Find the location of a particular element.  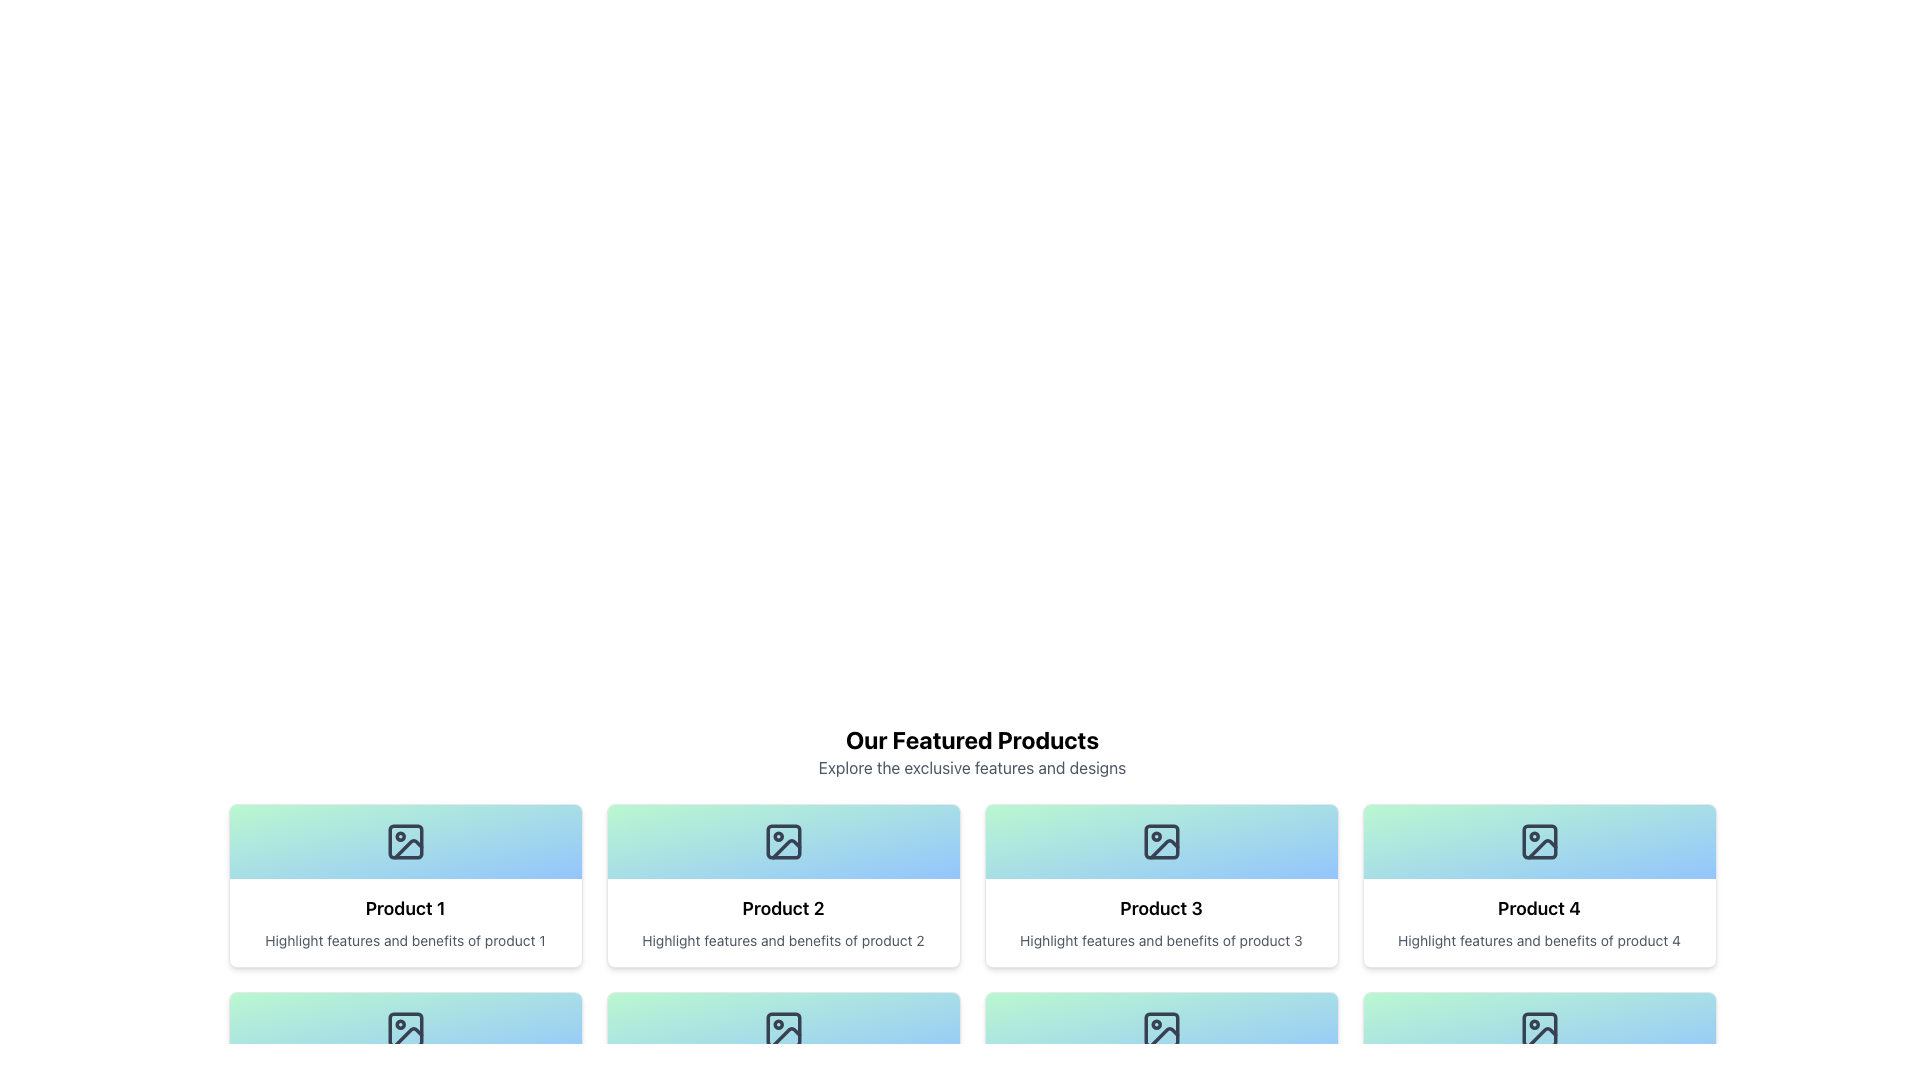

the image placeholder icon located at the top-center of the lower right product card in the grid of featured product cards is located at coordinates (1538, 1029).